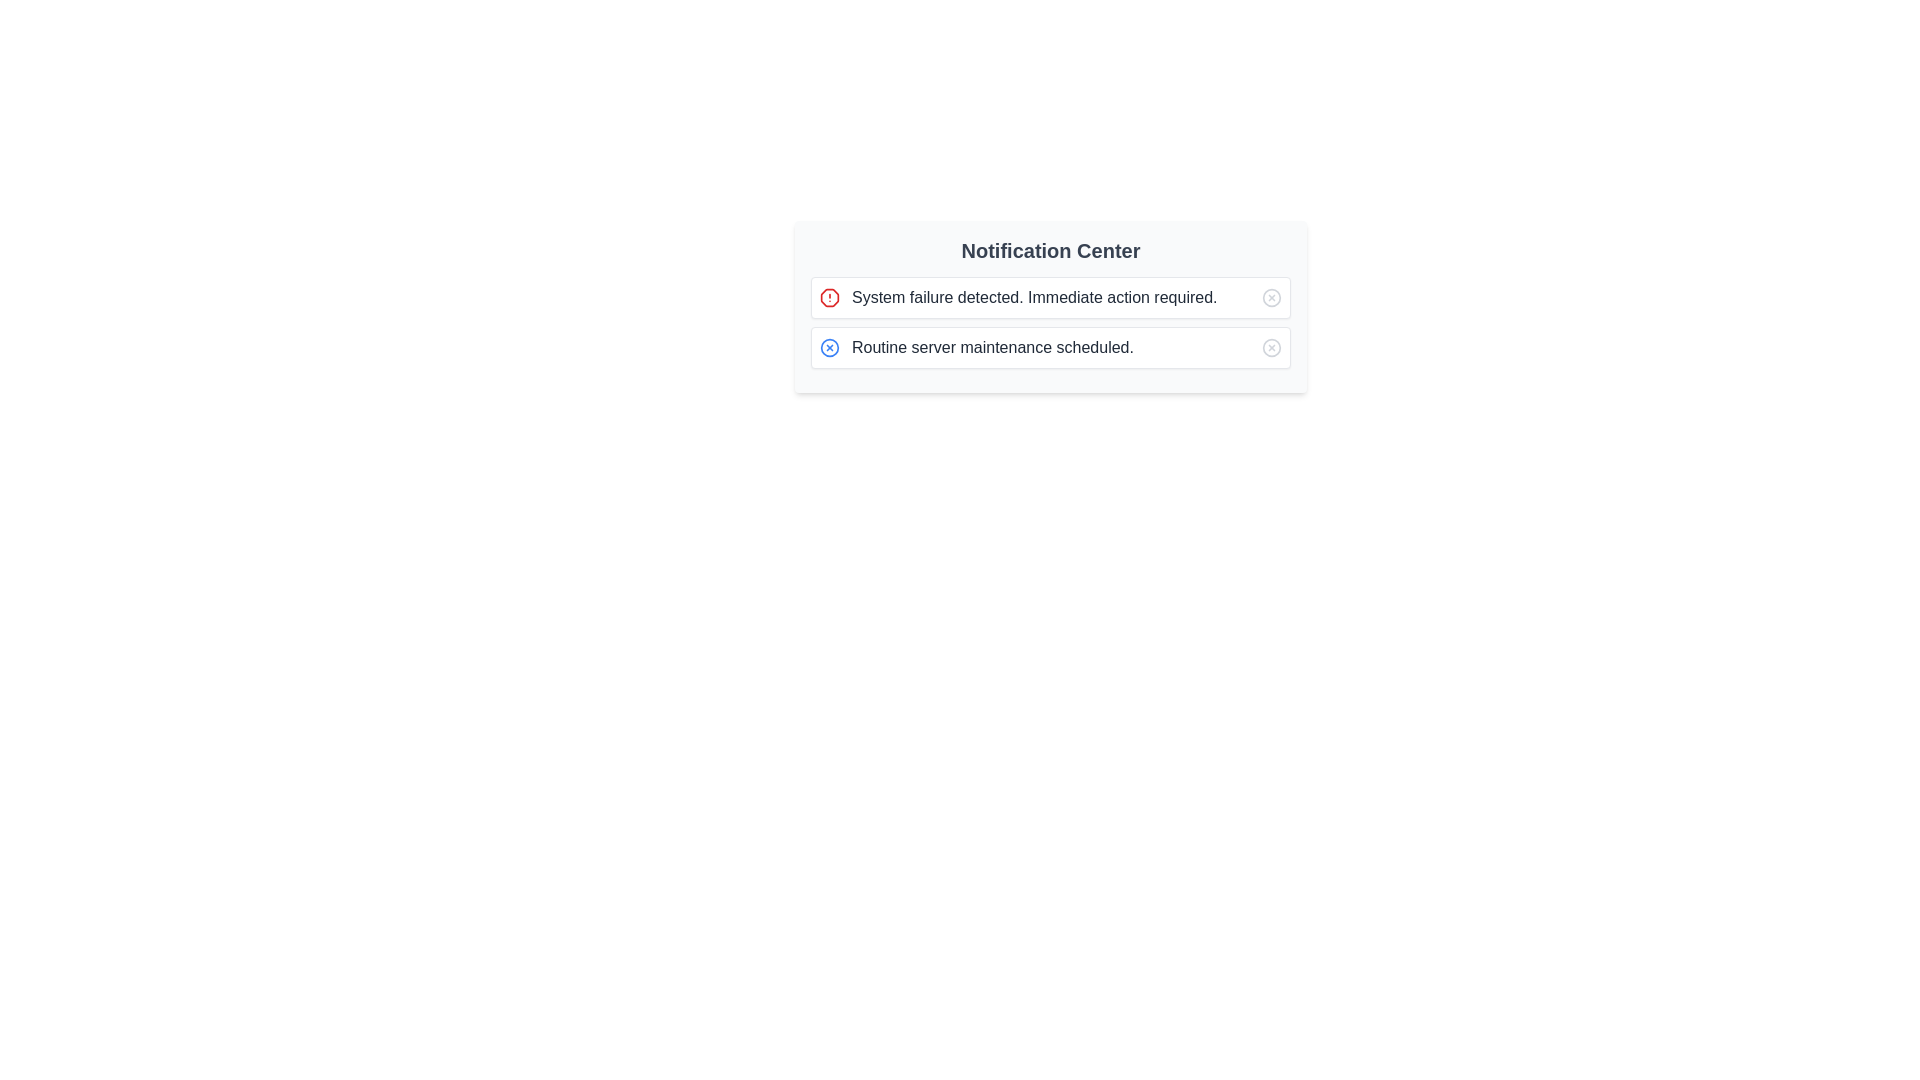  What do you see at coordinates (1050, 346) in the screenshot?
I see `message on the second notification card in the Notification Center, which displays a scheduled maintenance message and is positioned below the system failure notification` at bounding box center [1050, 346].